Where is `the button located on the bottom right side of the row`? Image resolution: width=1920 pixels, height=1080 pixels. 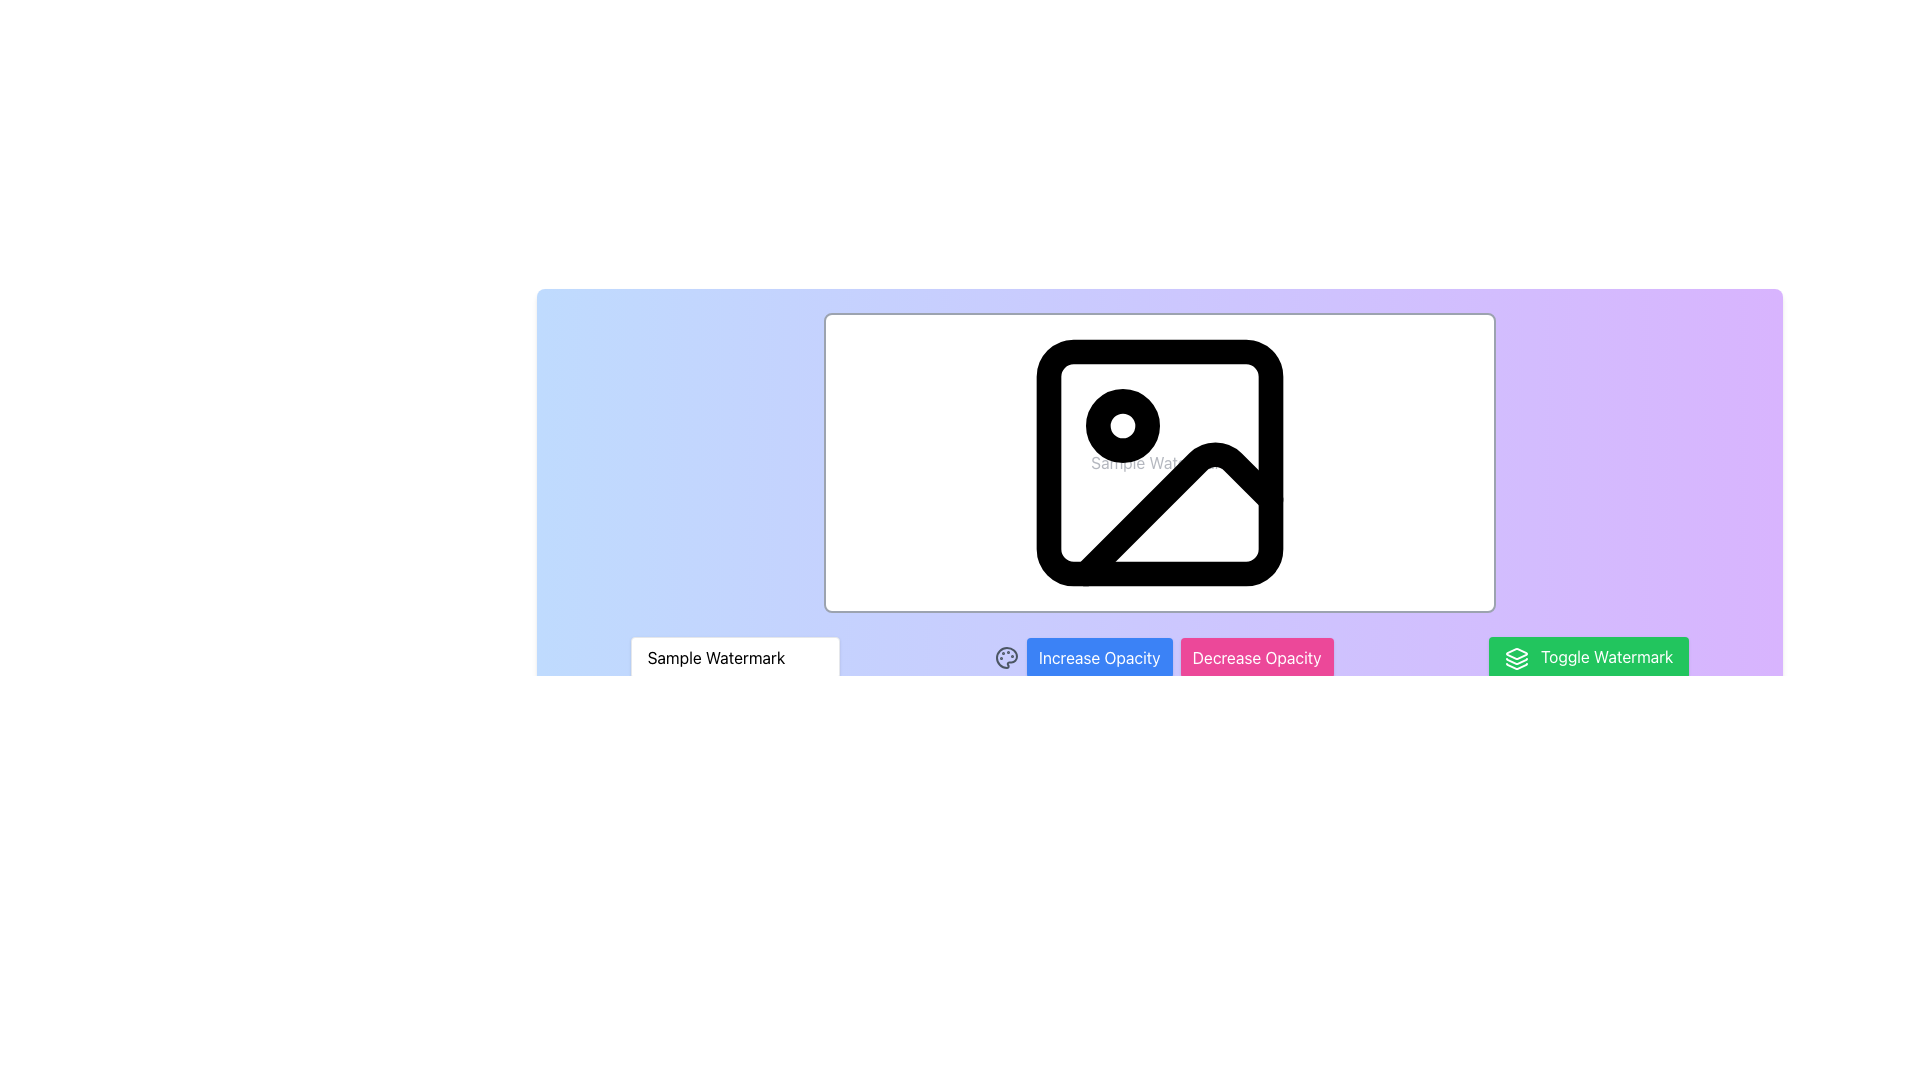
the button located on the bottom right side of the row is located at coordinates (1587, 658).